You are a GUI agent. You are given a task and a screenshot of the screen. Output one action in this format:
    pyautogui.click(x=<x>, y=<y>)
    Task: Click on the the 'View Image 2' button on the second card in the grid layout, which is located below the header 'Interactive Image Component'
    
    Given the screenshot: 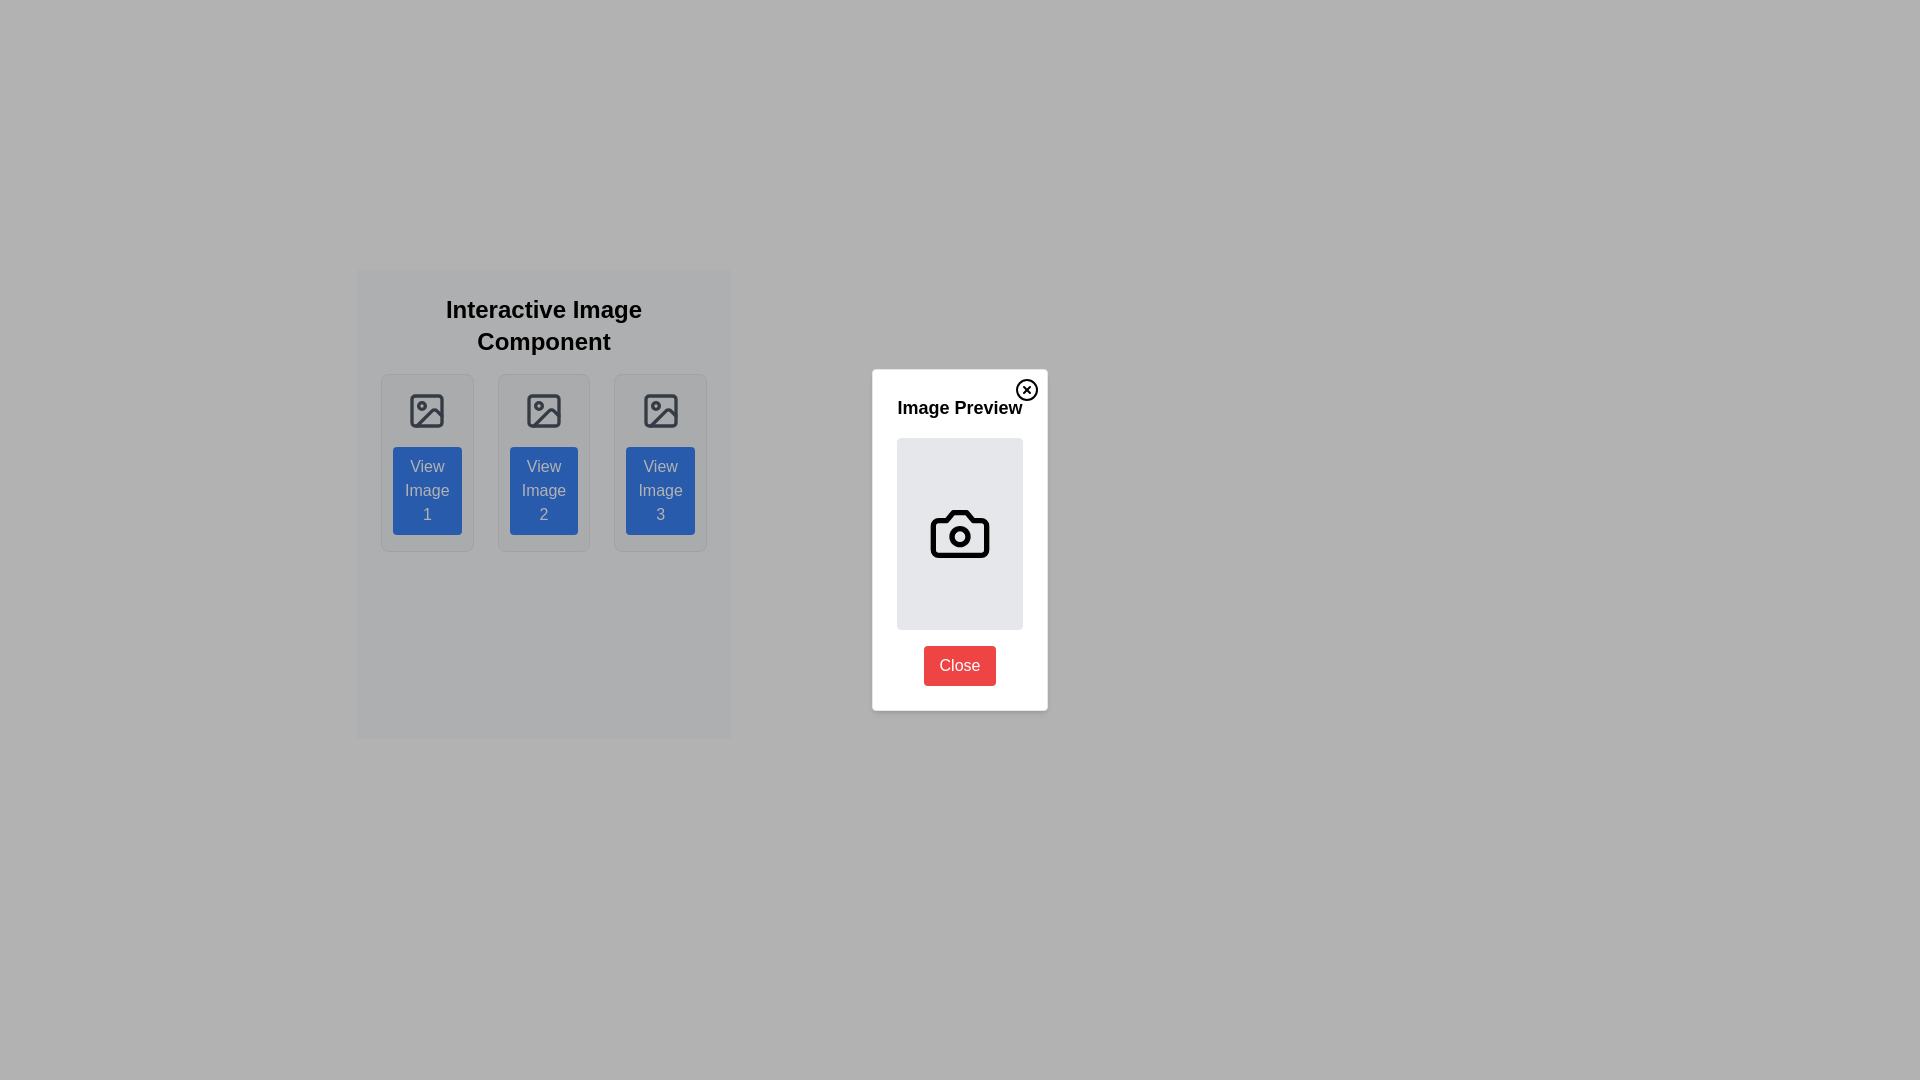 What is the action you would take?
    pyautogui.click(x=543, y=462)
    